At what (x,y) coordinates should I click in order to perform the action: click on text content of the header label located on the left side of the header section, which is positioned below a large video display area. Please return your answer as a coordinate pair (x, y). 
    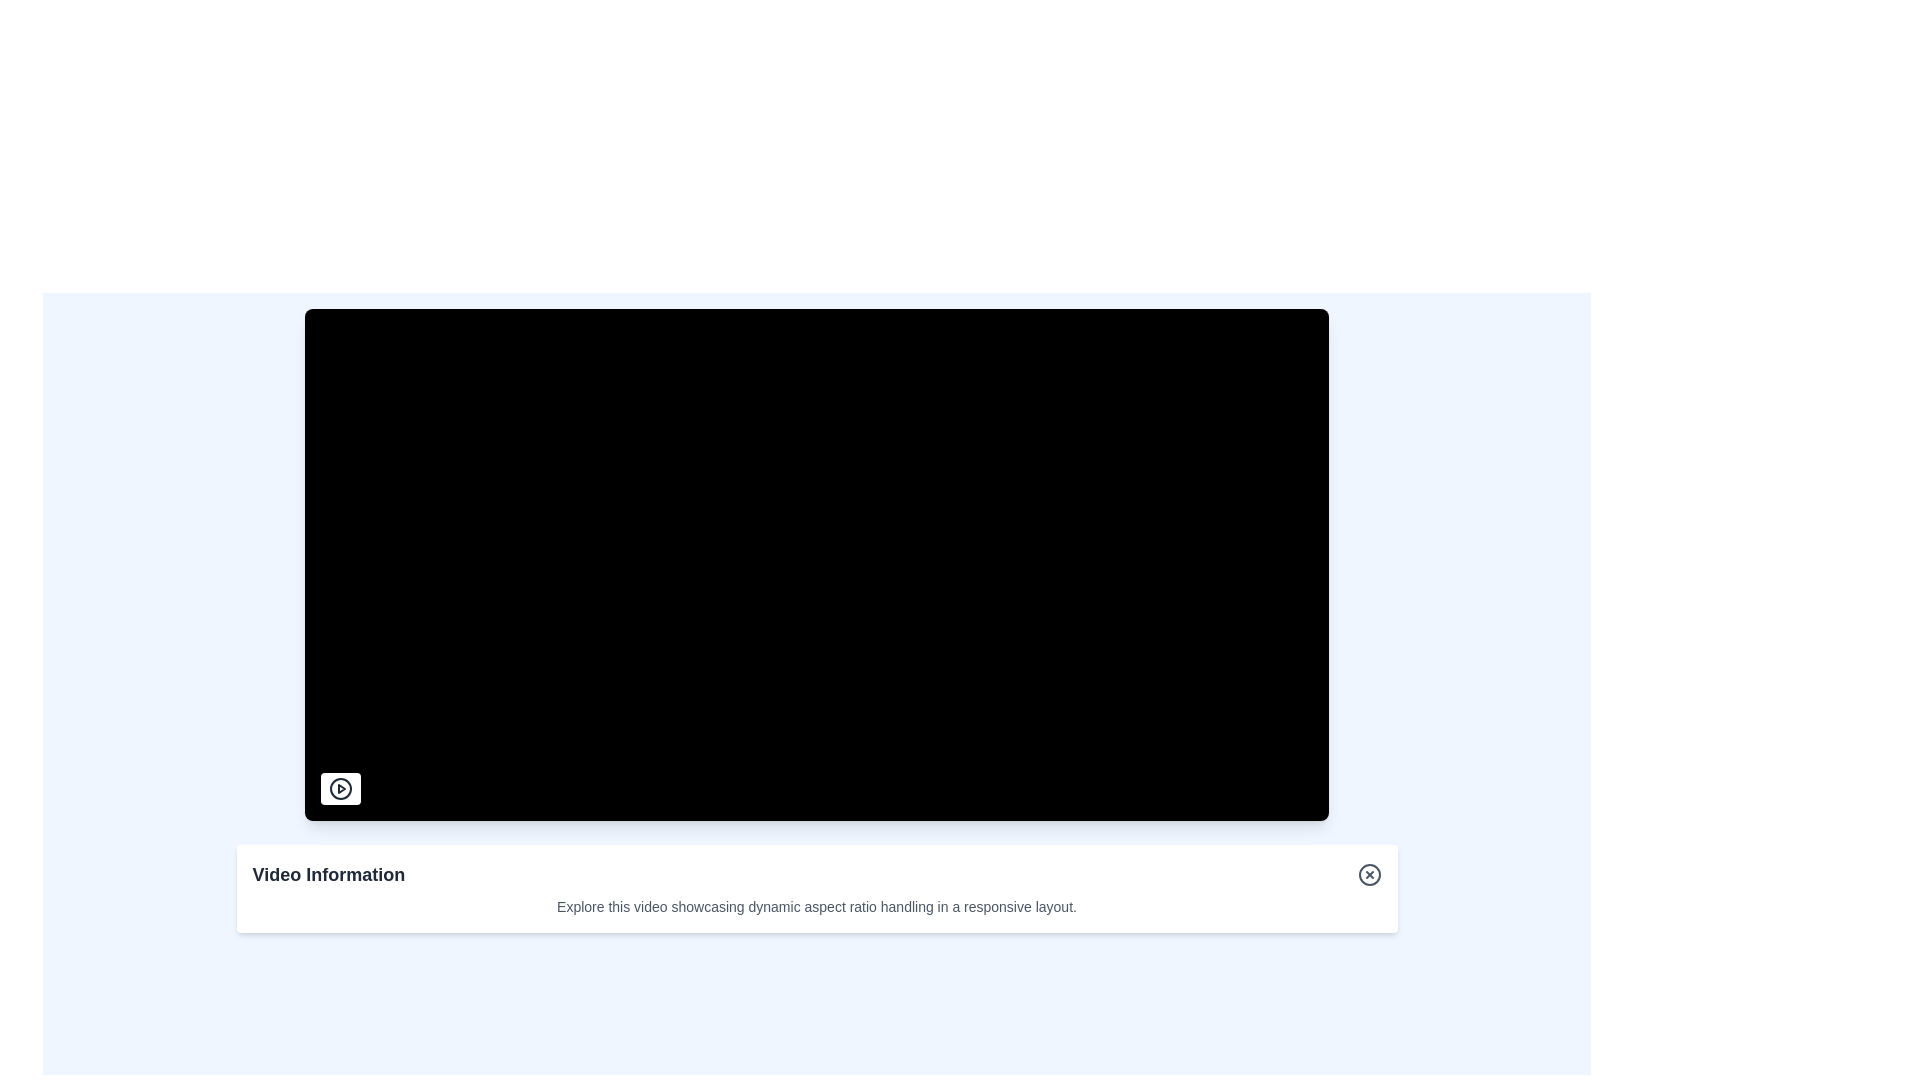
    Looking at the image, I should click on (328, 874).